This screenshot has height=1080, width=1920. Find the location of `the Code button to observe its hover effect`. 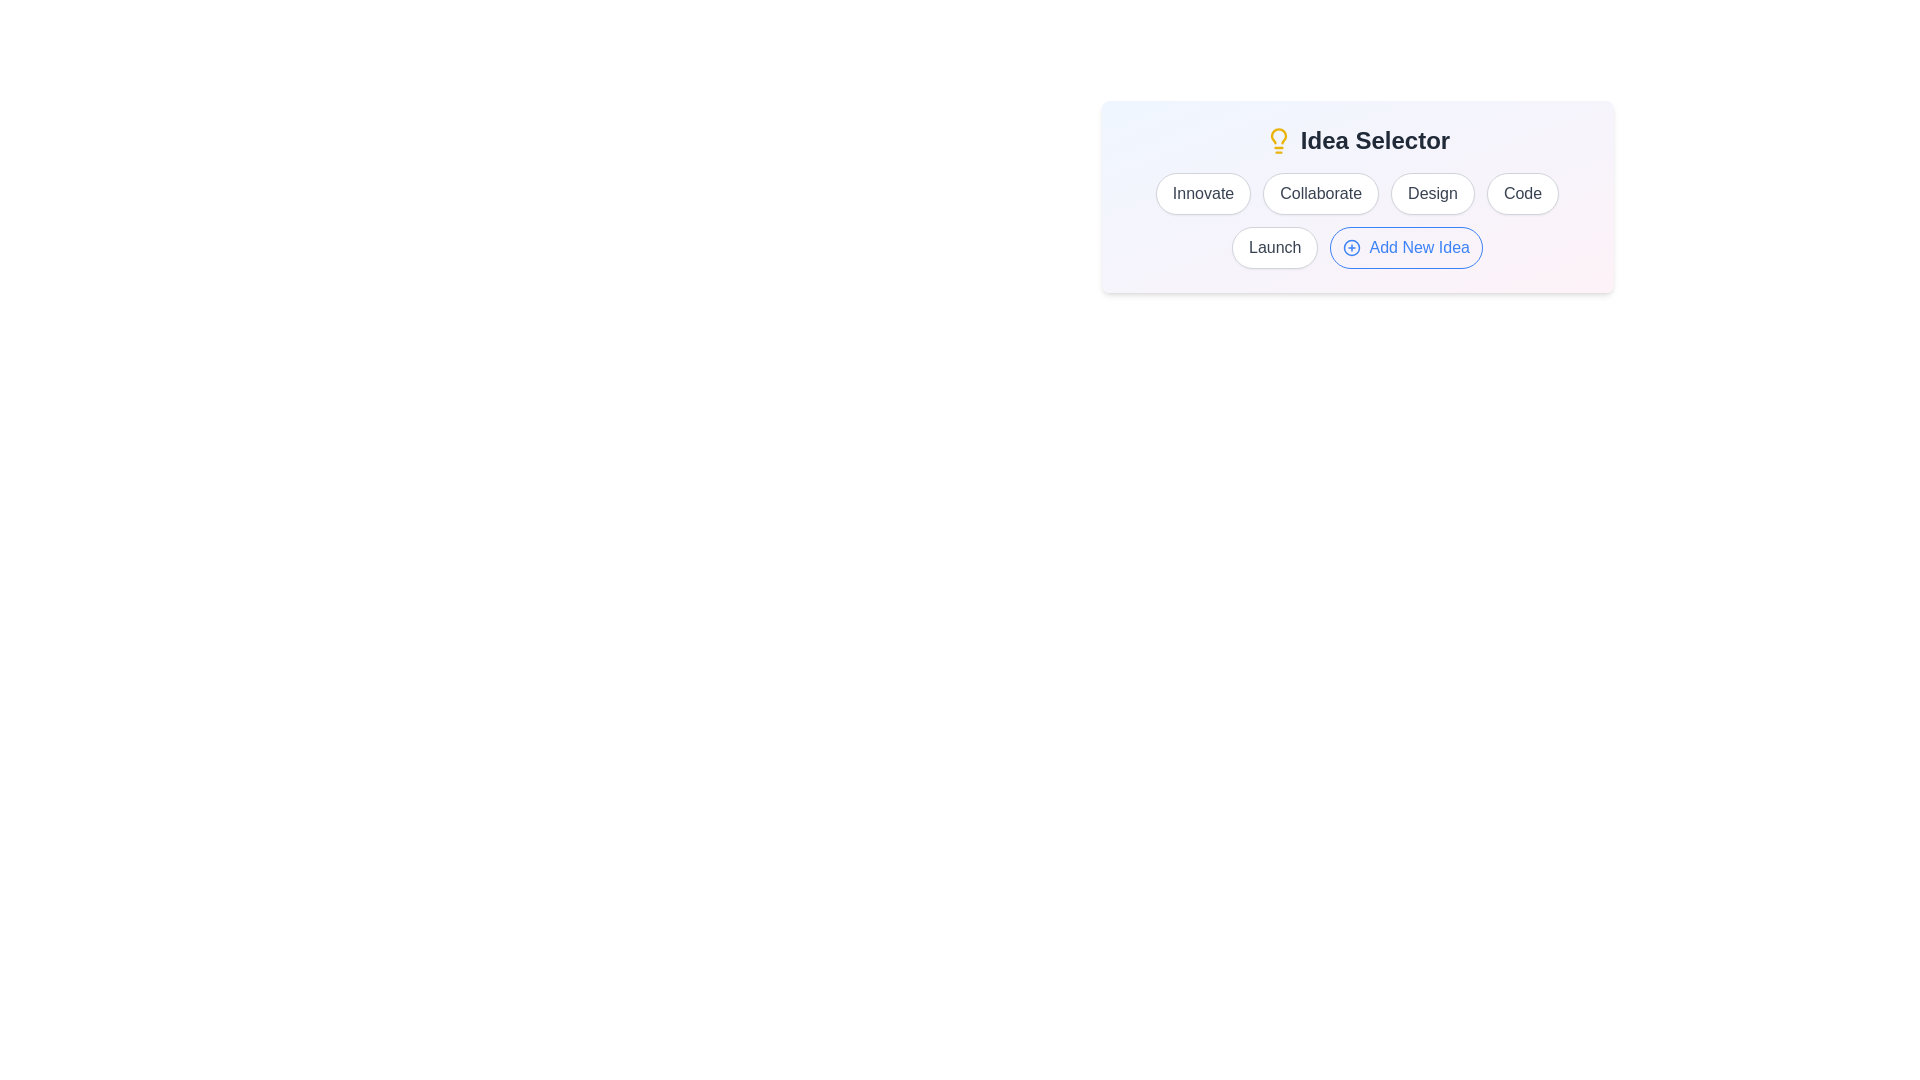

the Code button to observe its hover effect is located at coordinates (1521, 193).